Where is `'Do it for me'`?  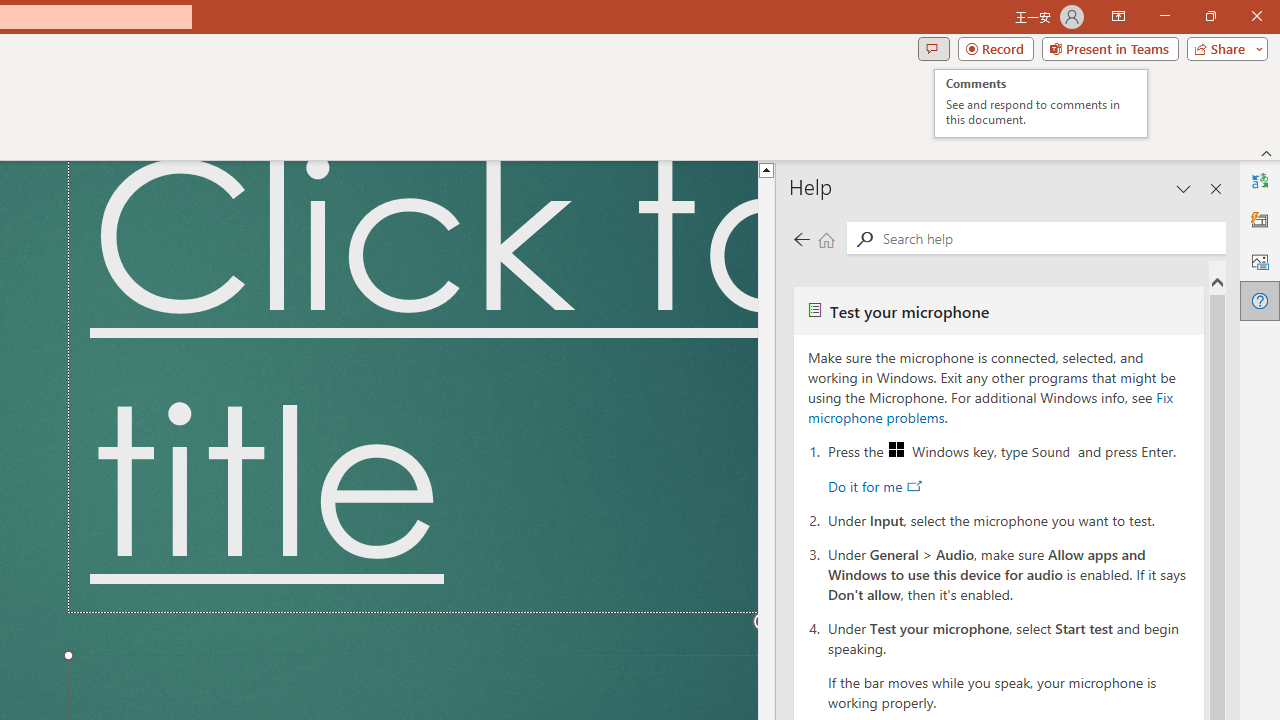 'Do it for me' is located at coordinates (874, 486).